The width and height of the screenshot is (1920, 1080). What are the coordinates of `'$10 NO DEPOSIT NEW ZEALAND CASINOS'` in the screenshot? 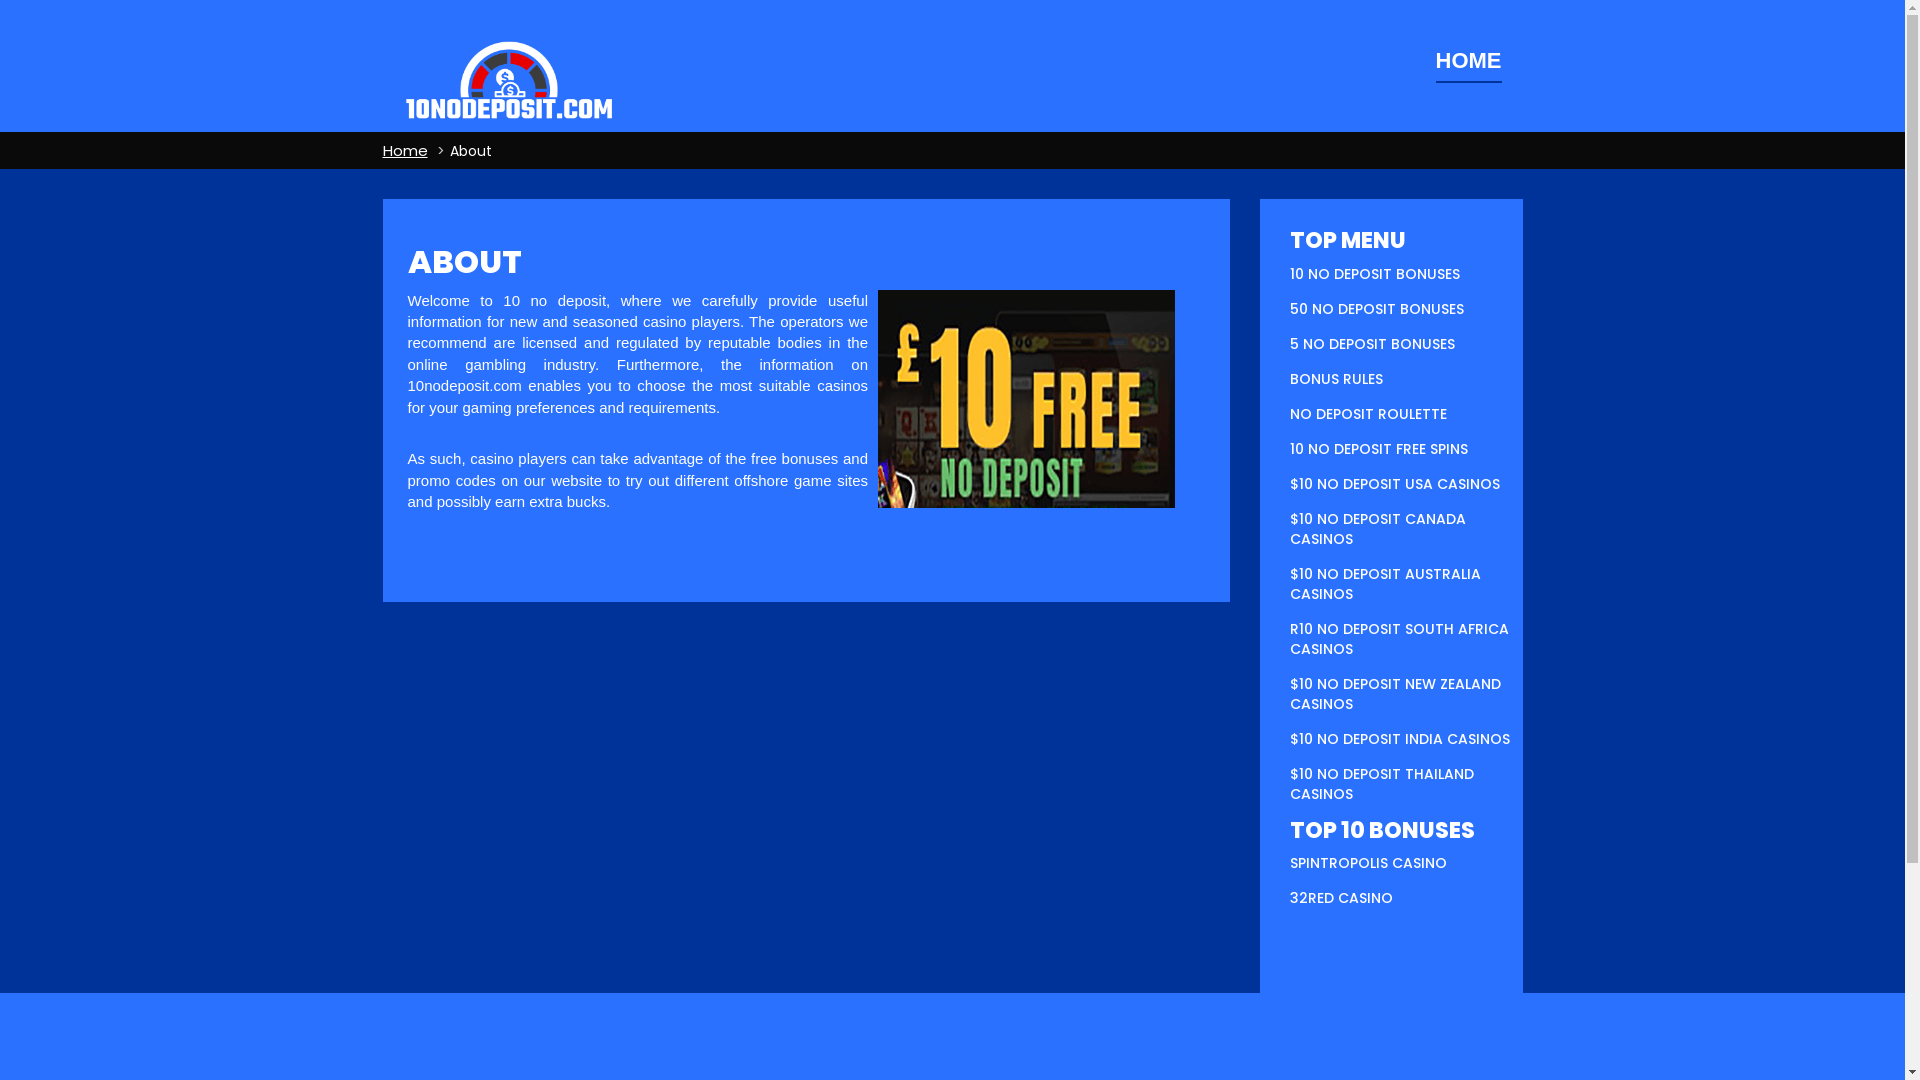 It's located at (1394, 693).